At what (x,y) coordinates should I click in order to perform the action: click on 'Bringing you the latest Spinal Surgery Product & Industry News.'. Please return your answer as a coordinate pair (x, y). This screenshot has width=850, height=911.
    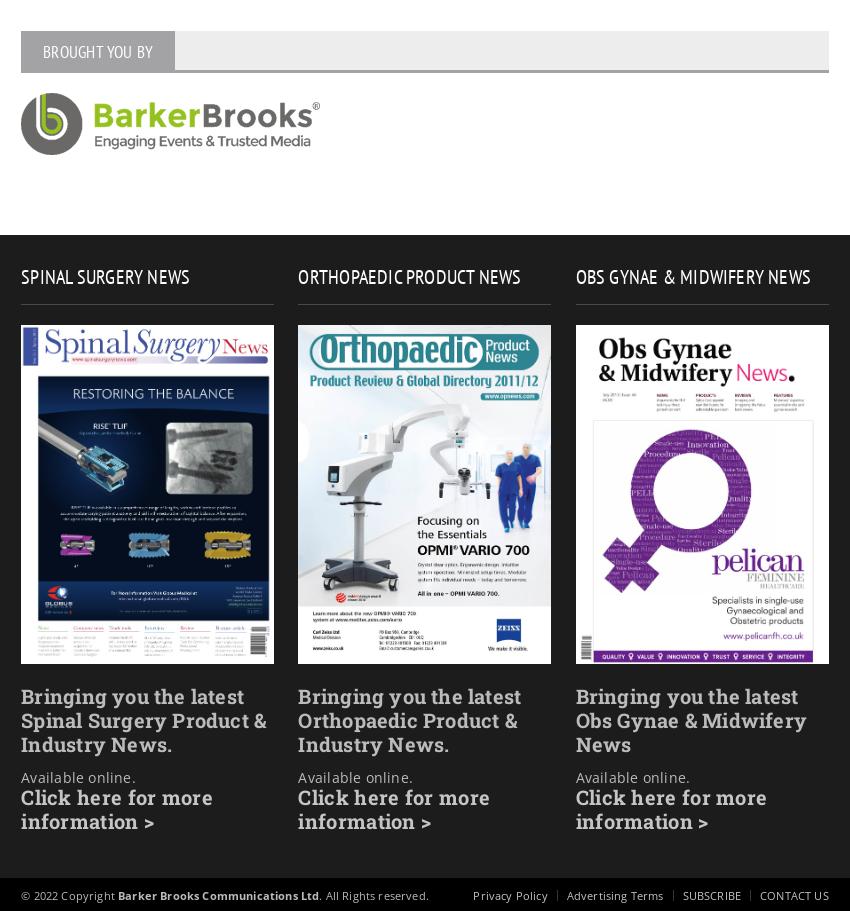
    Looking at the image, I should click on (143, 719).